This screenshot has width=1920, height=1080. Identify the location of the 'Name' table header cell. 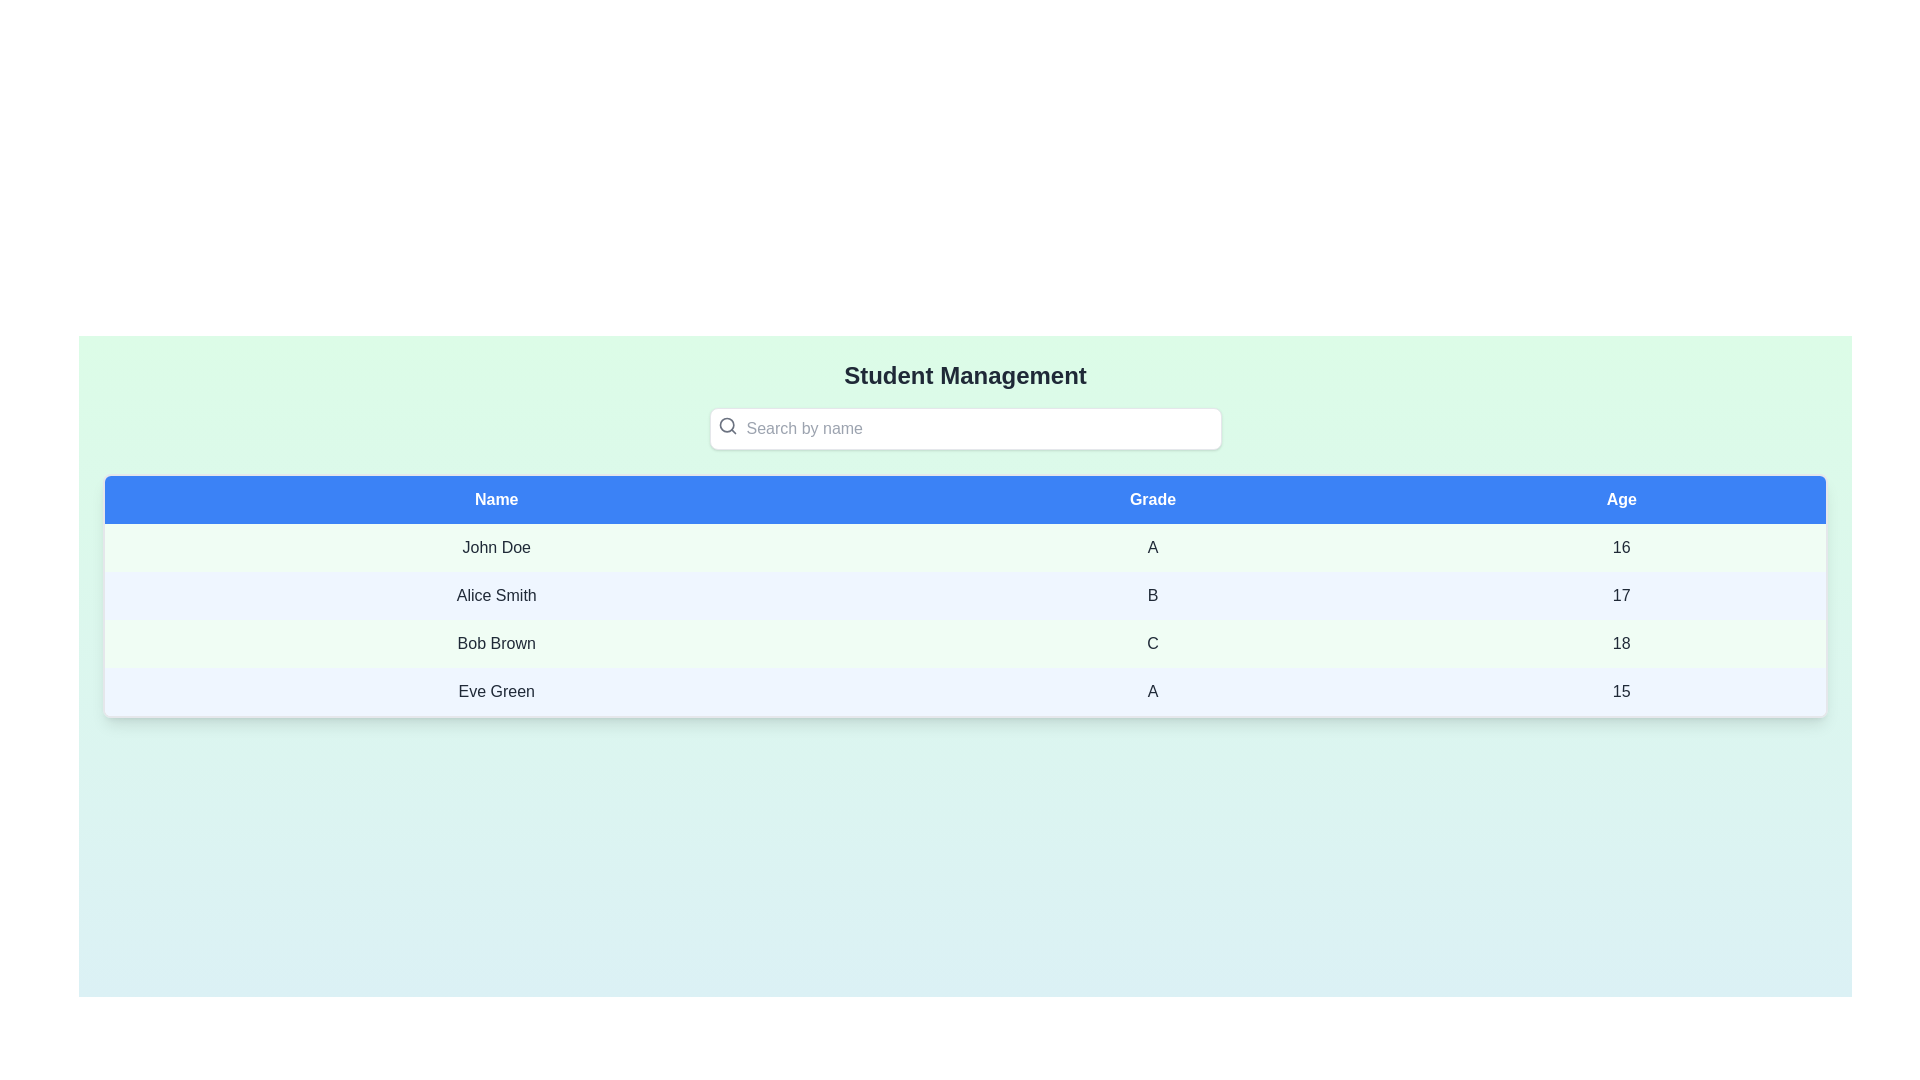
(496, 499).